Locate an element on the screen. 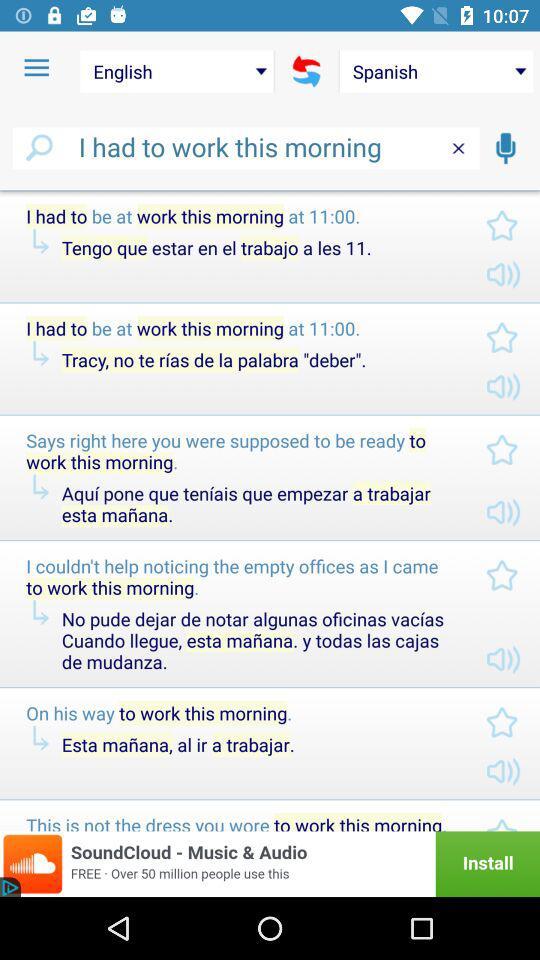 The width and height of the screenshot is (540, 960). the english item is located at coordinates (177, 71).